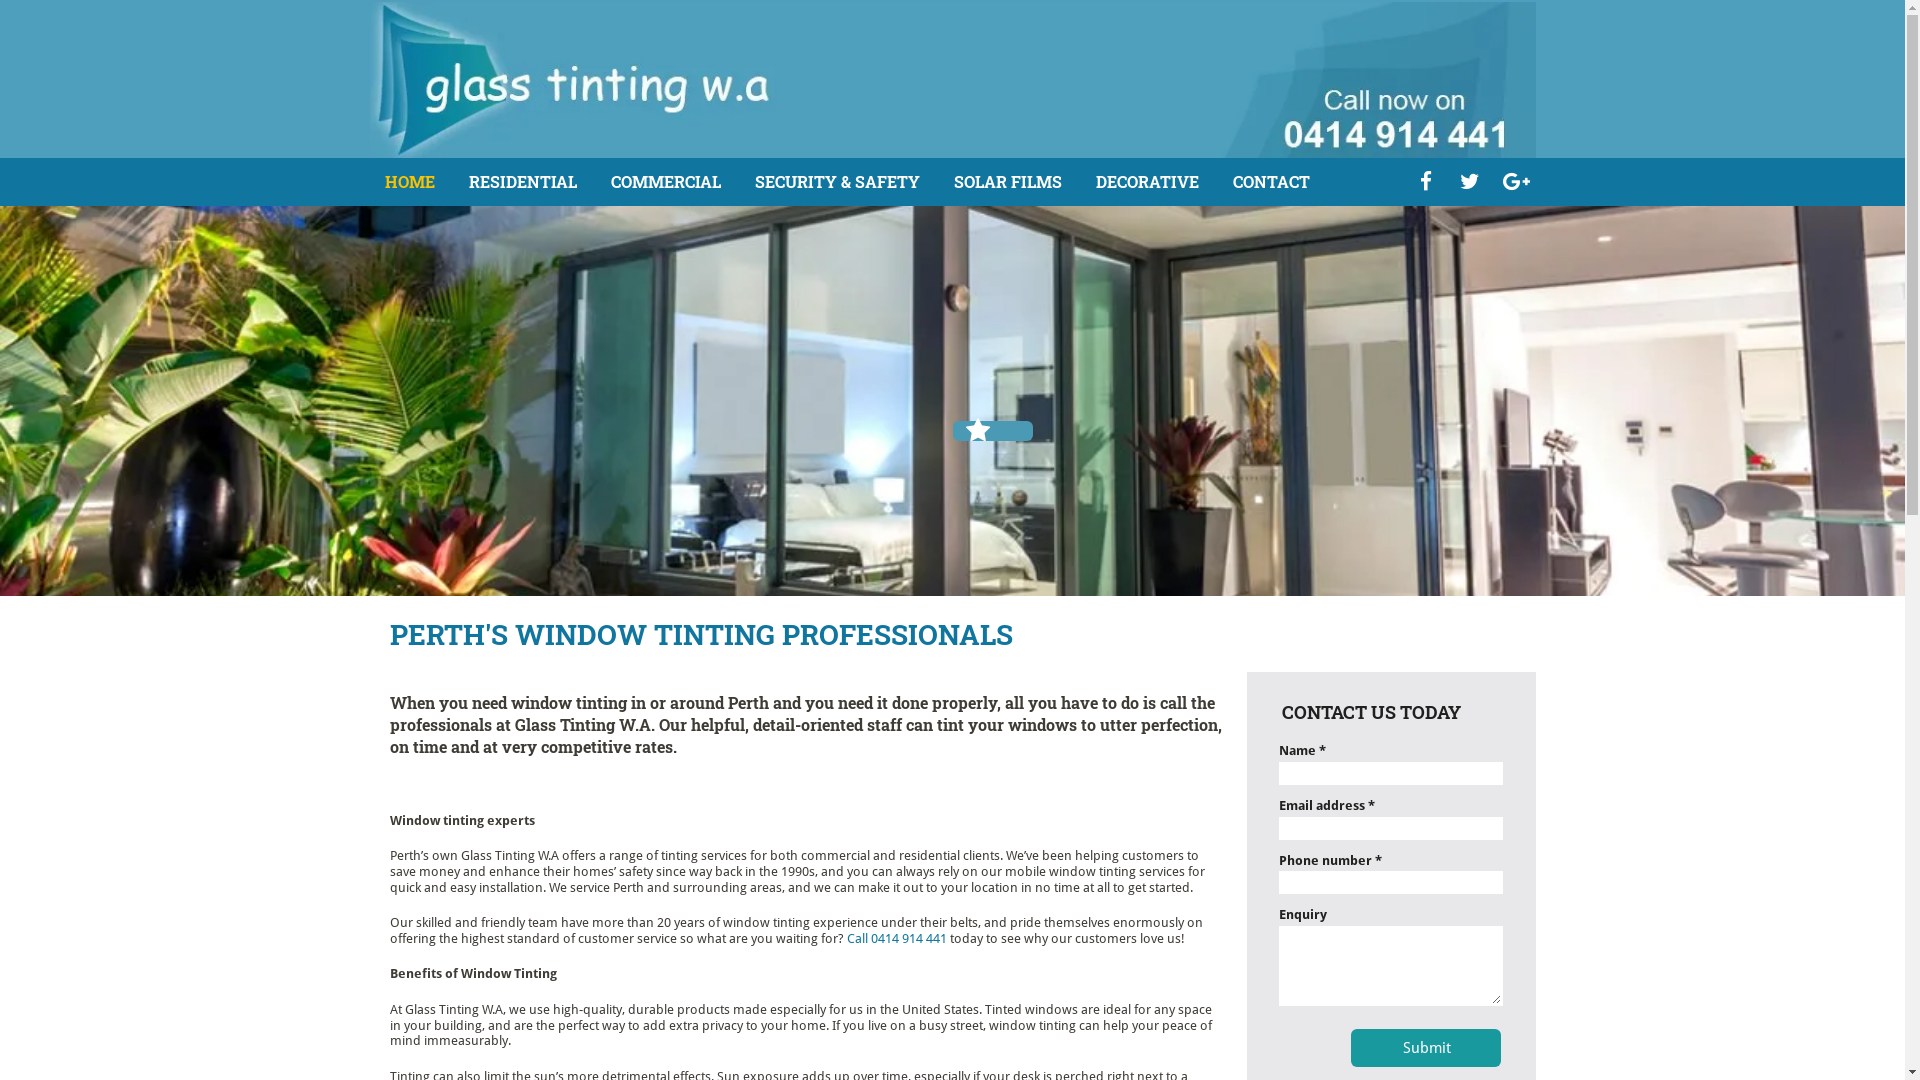 This screenshot has height=1080, width=1920. What do you see at coordinates (1147, 181) in the screenshot?
I see `'DECORATIVE'` at bounding box center [1147, 181].